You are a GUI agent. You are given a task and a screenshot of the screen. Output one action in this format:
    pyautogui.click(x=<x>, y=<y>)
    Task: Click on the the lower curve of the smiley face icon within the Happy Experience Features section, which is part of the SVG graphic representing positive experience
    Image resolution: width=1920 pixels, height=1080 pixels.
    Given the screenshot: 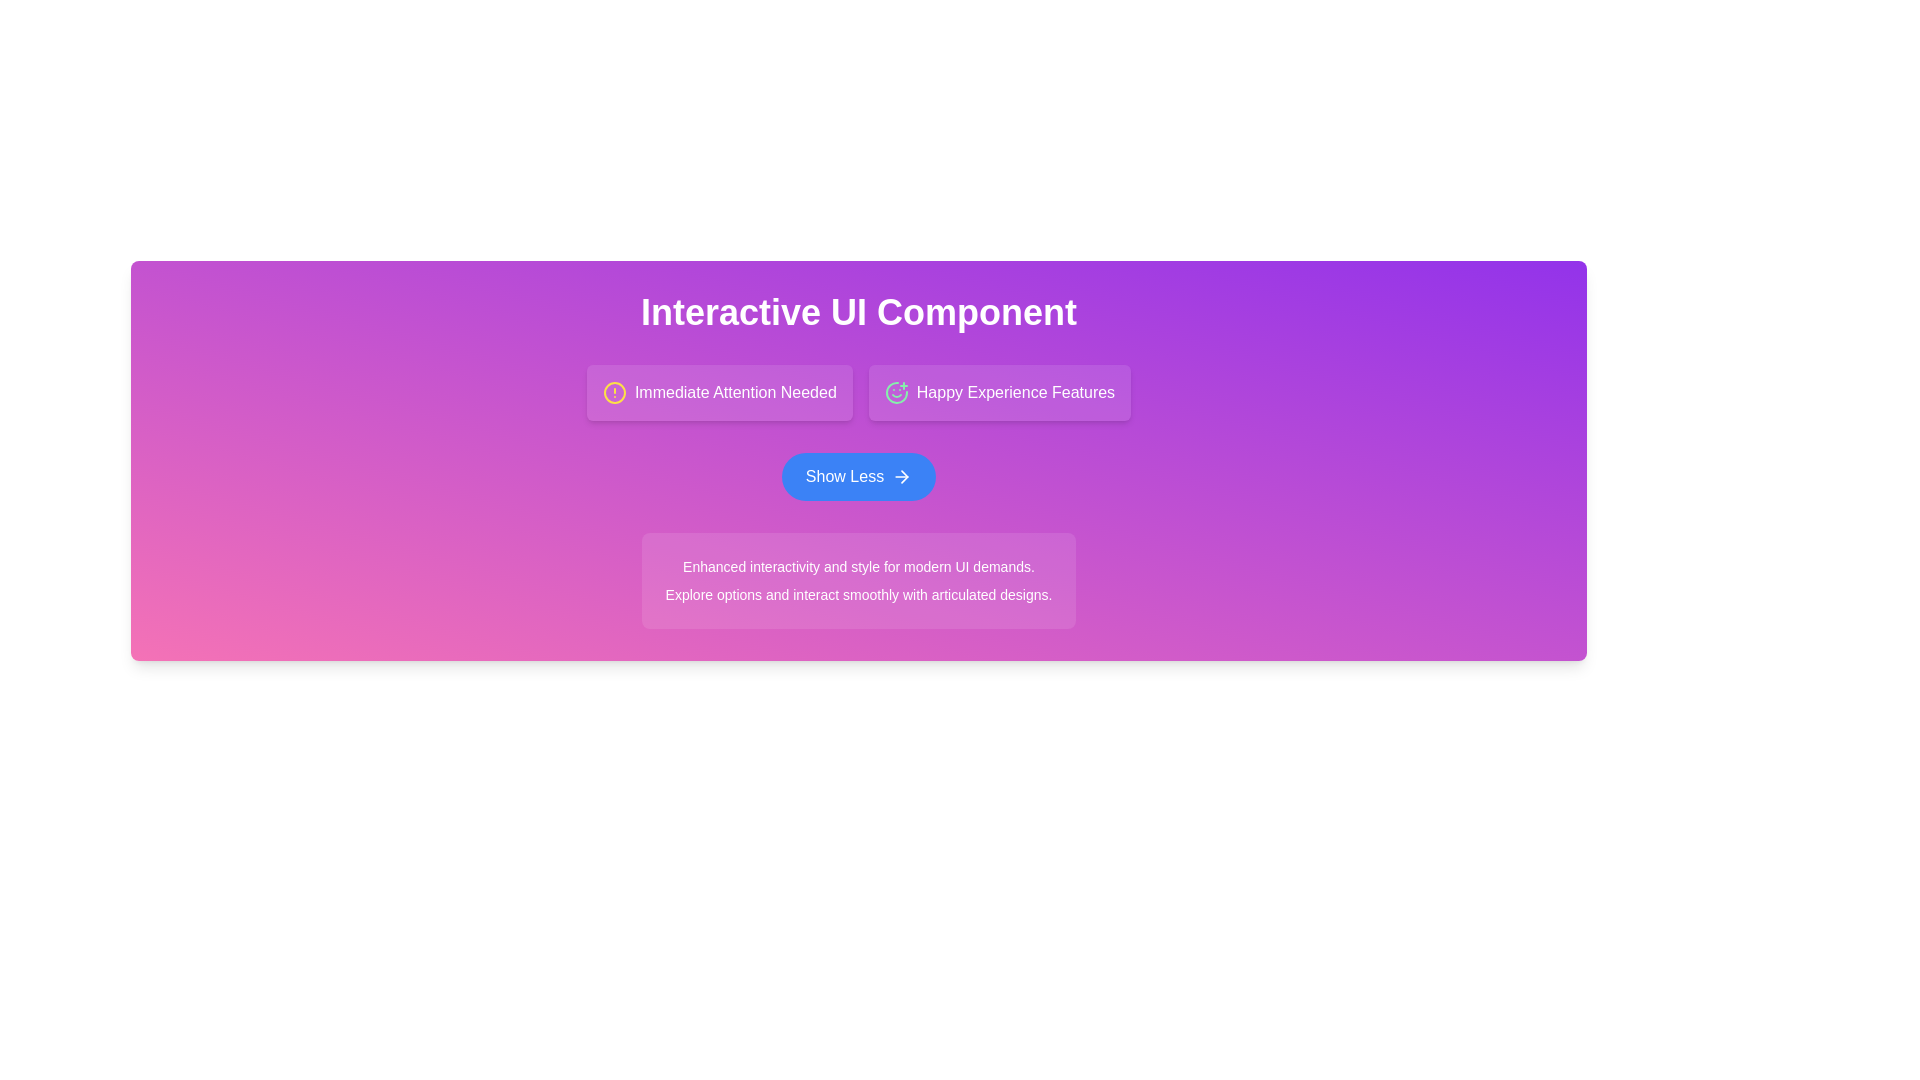 What is the action you would take?
    pyautogui.click(x=895, y=392)
    